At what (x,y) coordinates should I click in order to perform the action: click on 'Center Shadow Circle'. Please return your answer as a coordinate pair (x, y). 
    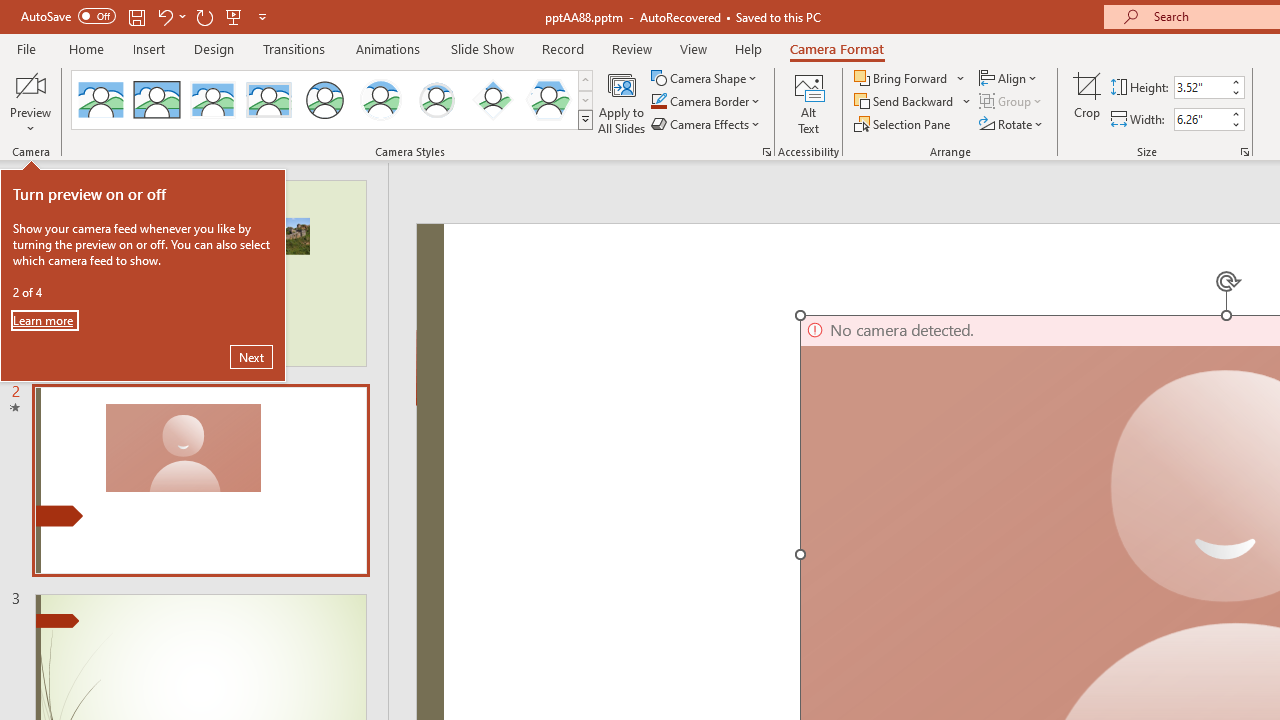
    Looking at the image, I should click on (381, 100).